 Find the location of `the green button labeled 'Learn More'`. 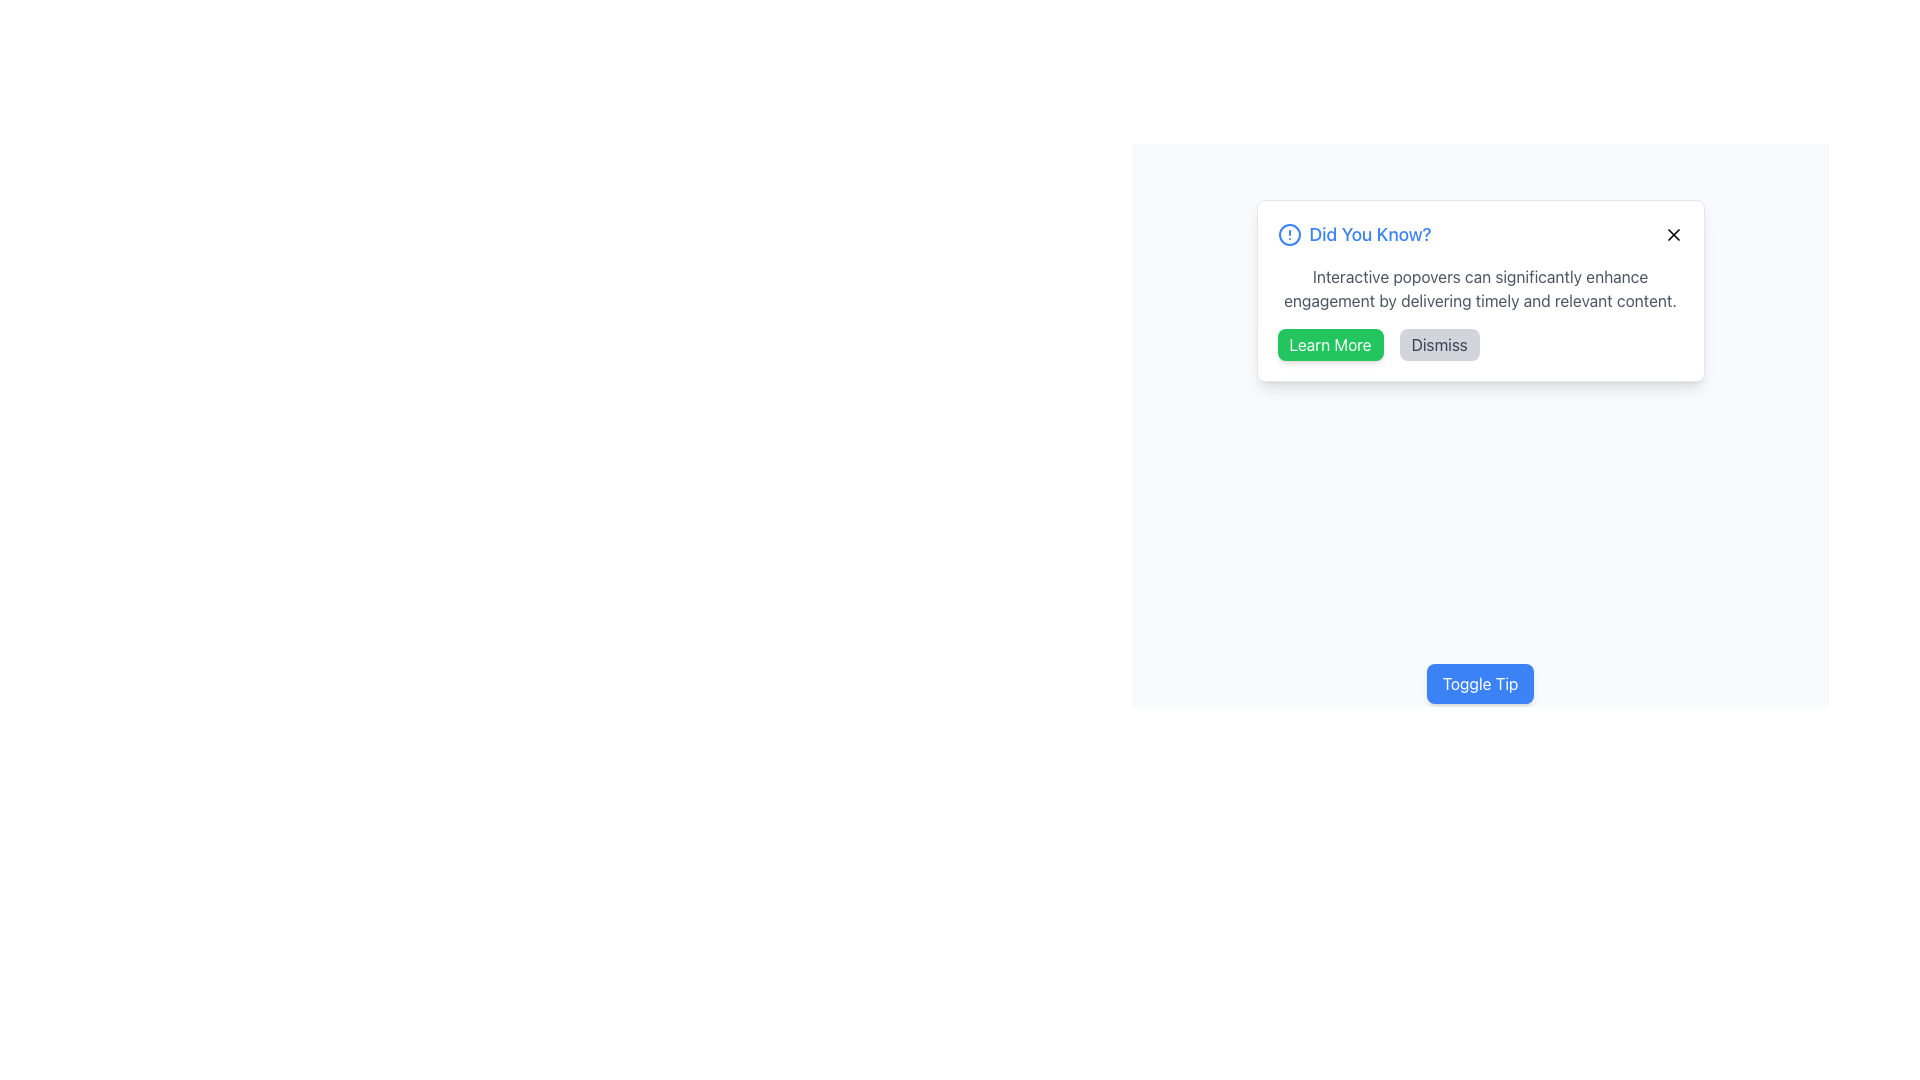

the green button labeled 'Learn More' is located at coordinates (1330, 343).